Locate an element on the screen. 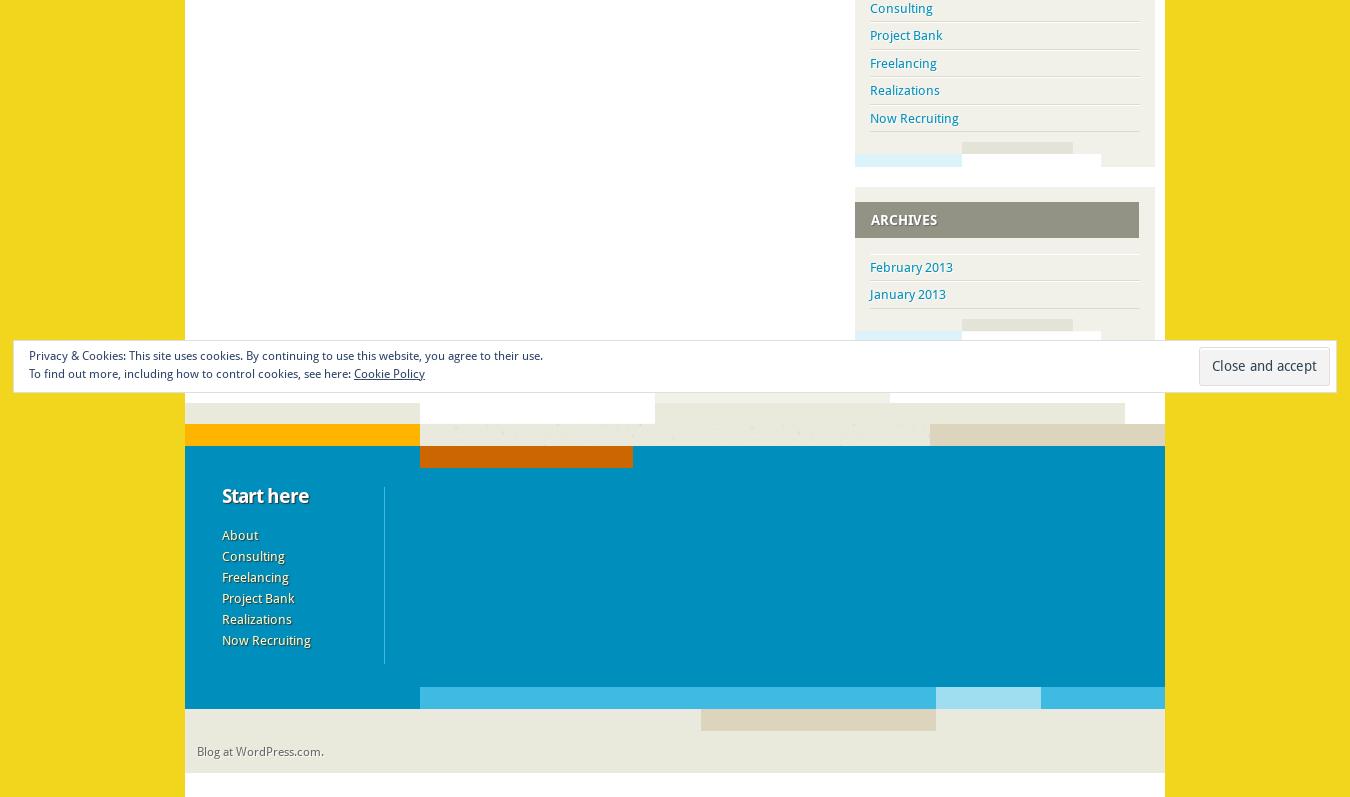  'Cookie Policy' is located at coordinates (389, 373).